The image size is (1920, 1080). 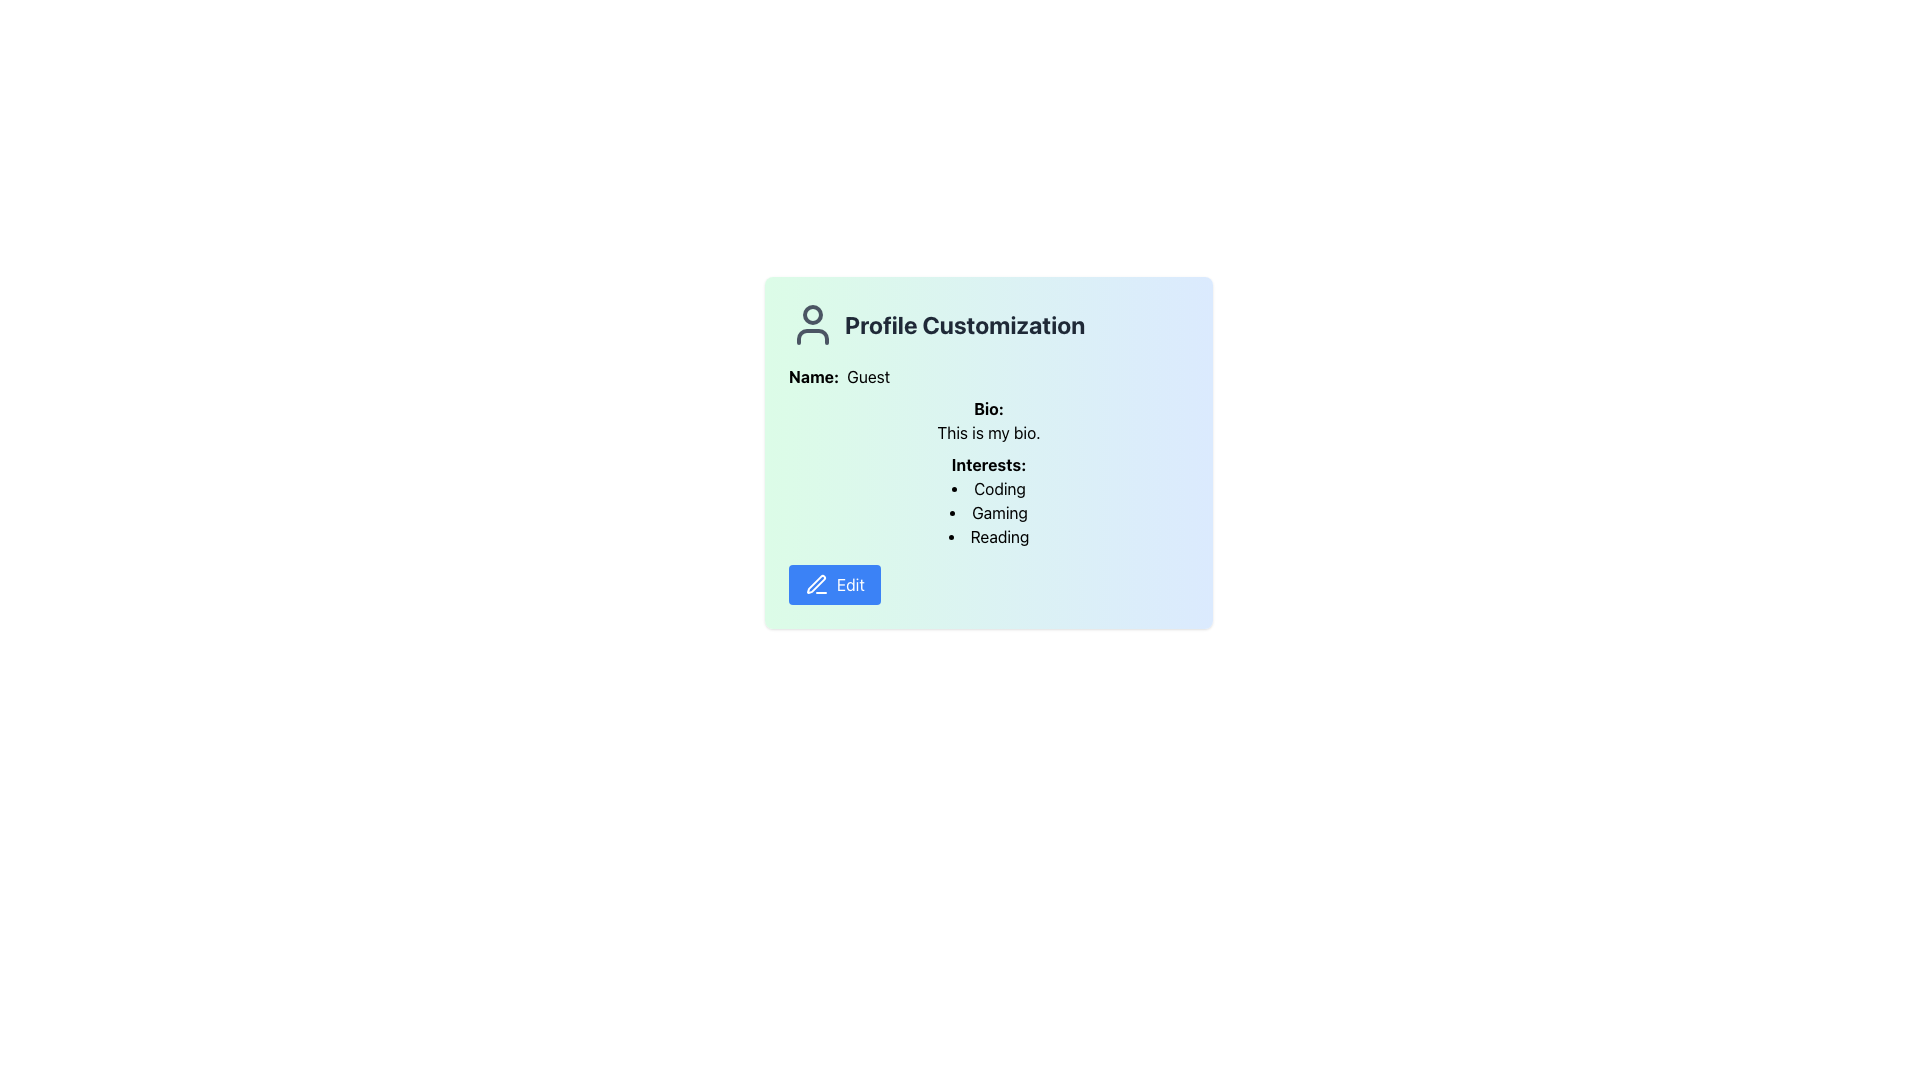 I want to click on the bold-text label 'Bio:' positioned at the top center of the profile customization interface, above the text 'This is my bio.', so click(x=988, y=407).